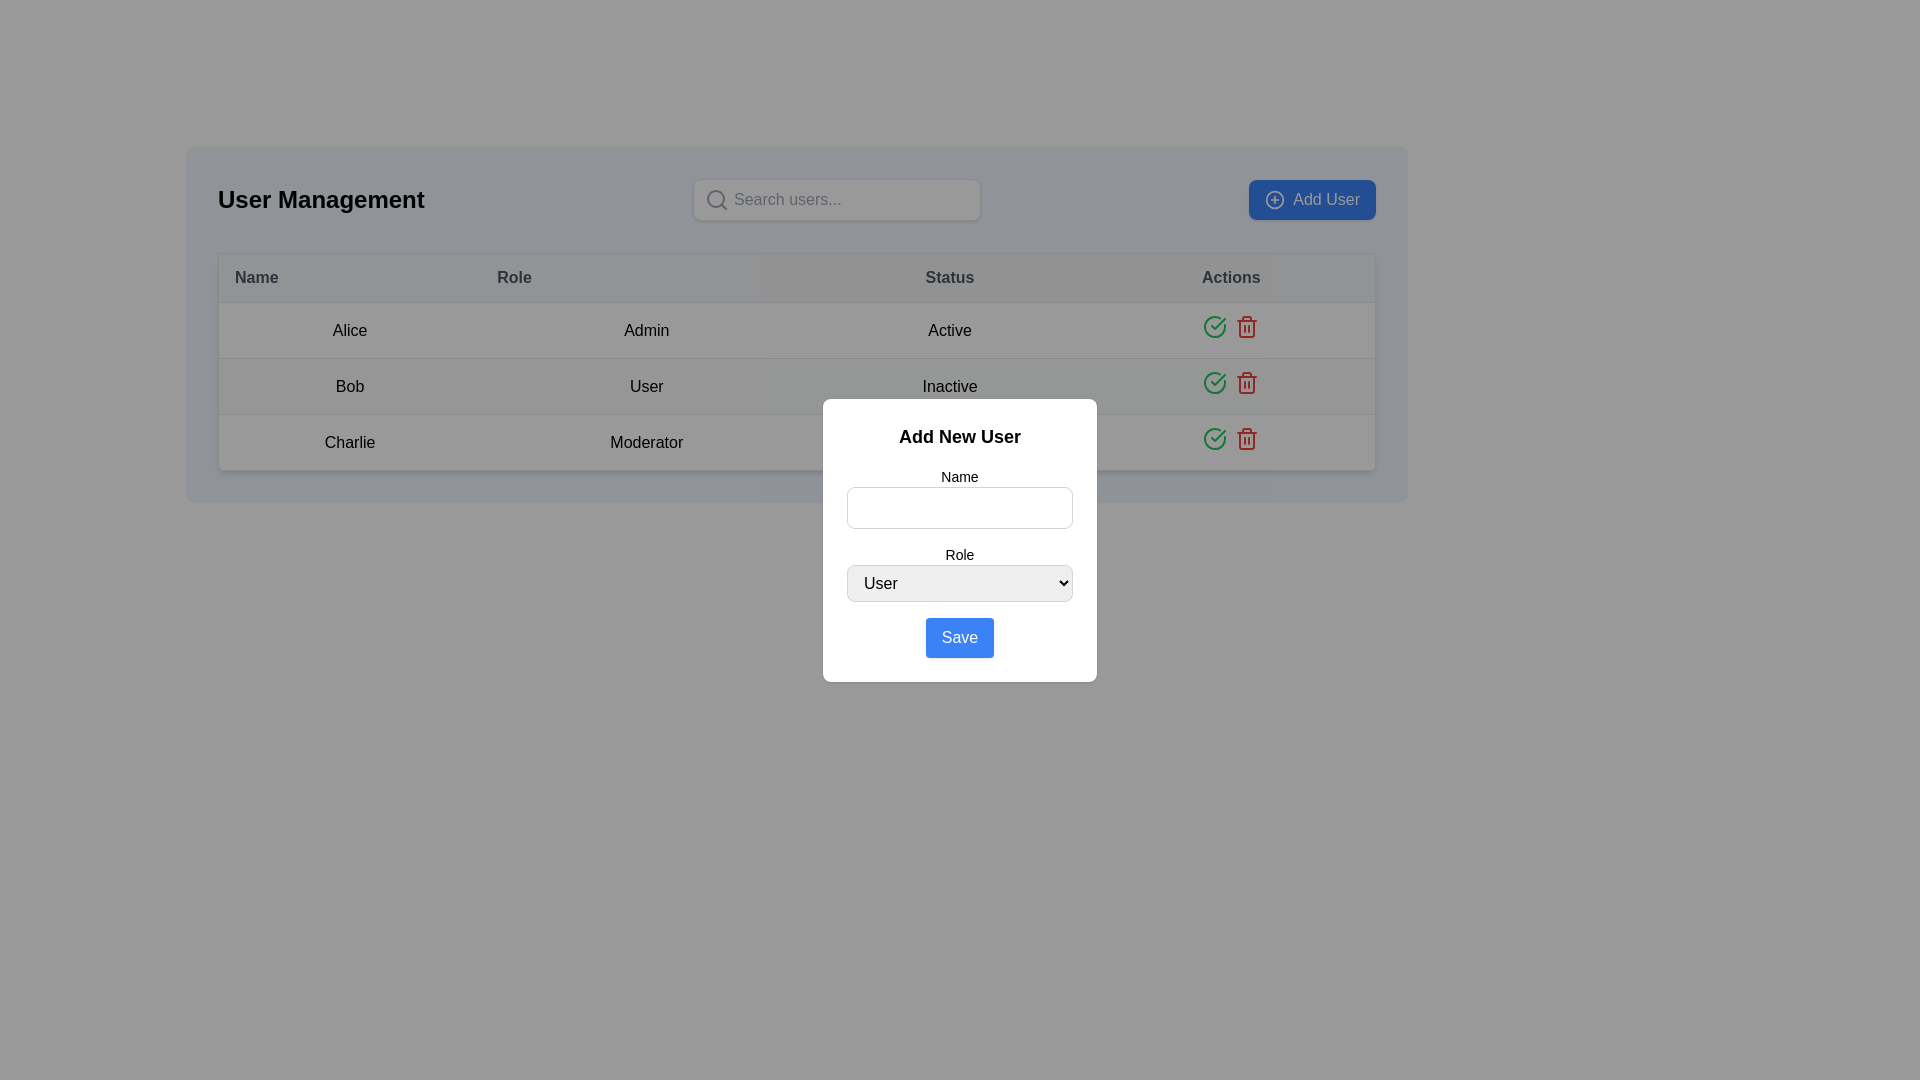 This screenshot has height=1080, width=1920. Describe the element at coordinates (795, 329) in the screenshot. I see `the first row in the table that displays user information for Alice, who is an Admin with Active status` at that location.